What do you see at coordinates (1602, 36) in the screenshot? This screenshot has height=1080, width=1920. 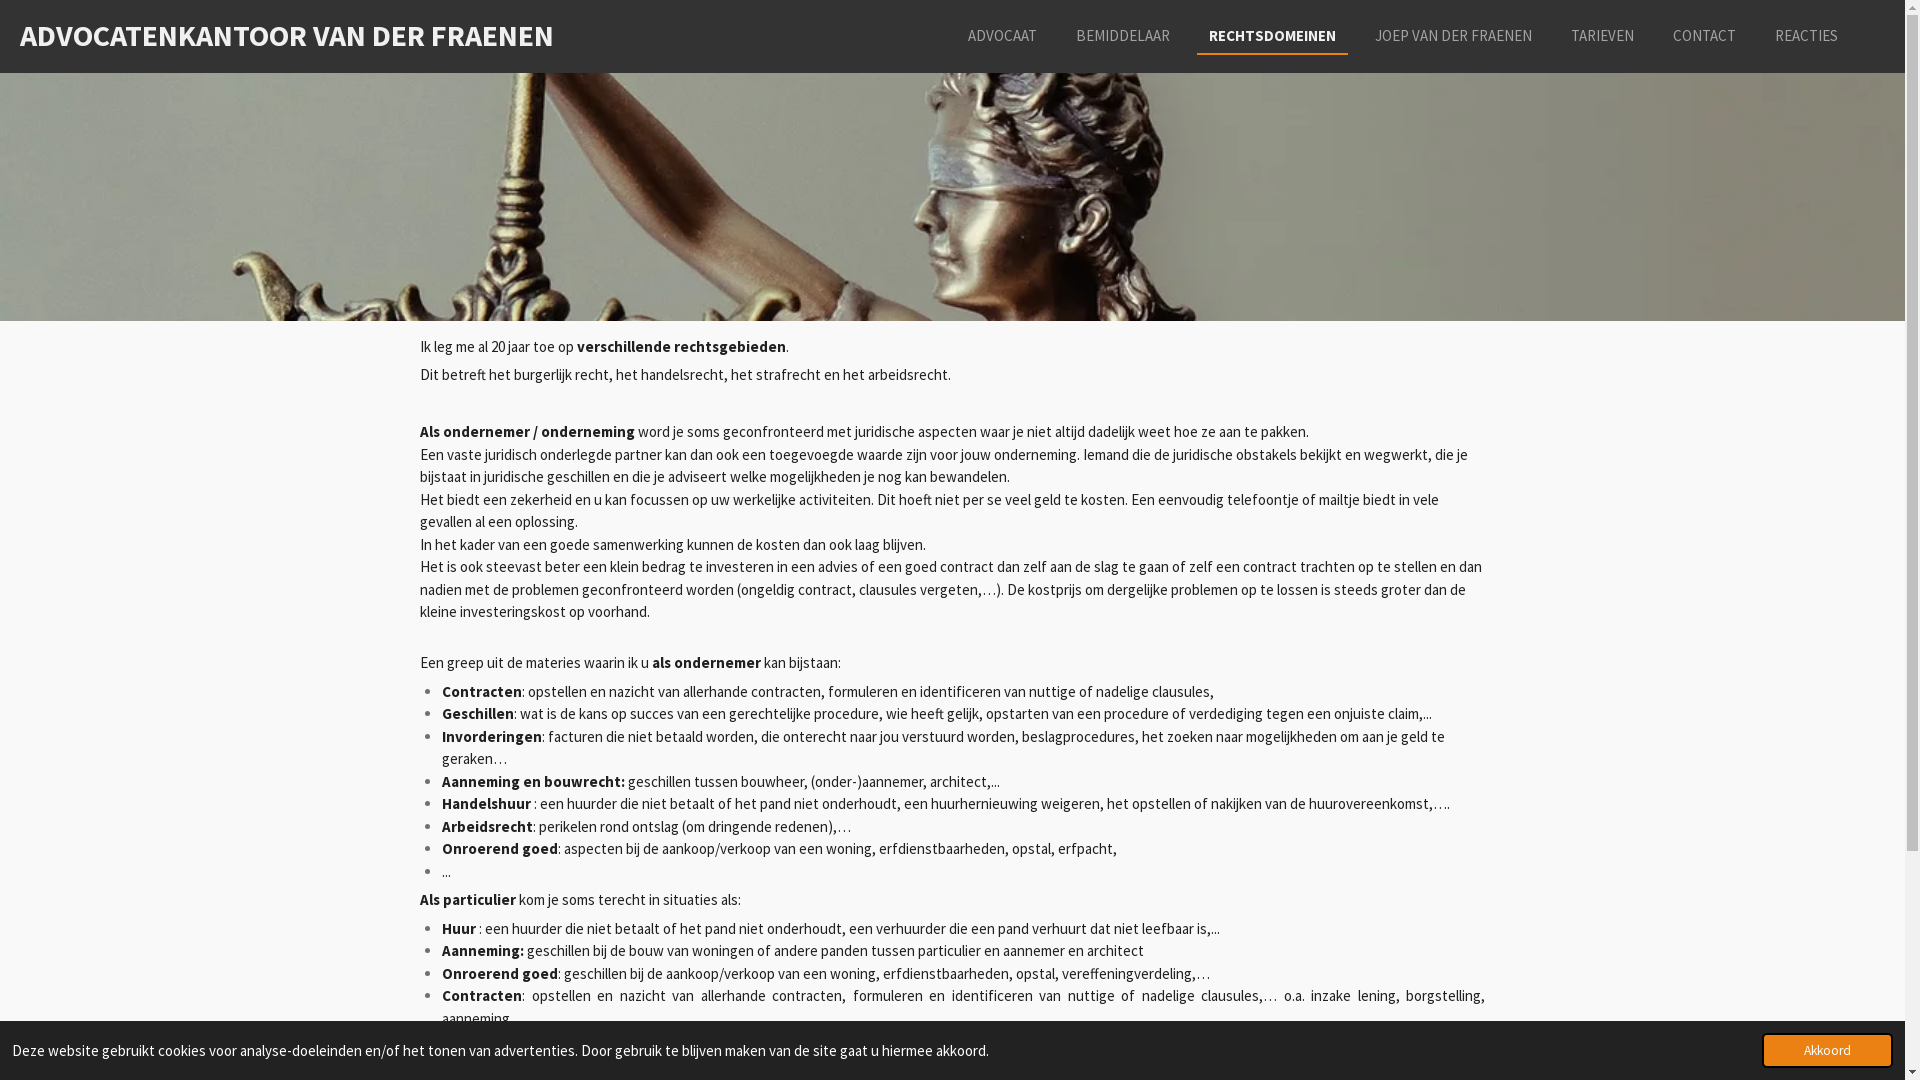 I see `'TARIEVEN'` at bounding box center [1602, 36].